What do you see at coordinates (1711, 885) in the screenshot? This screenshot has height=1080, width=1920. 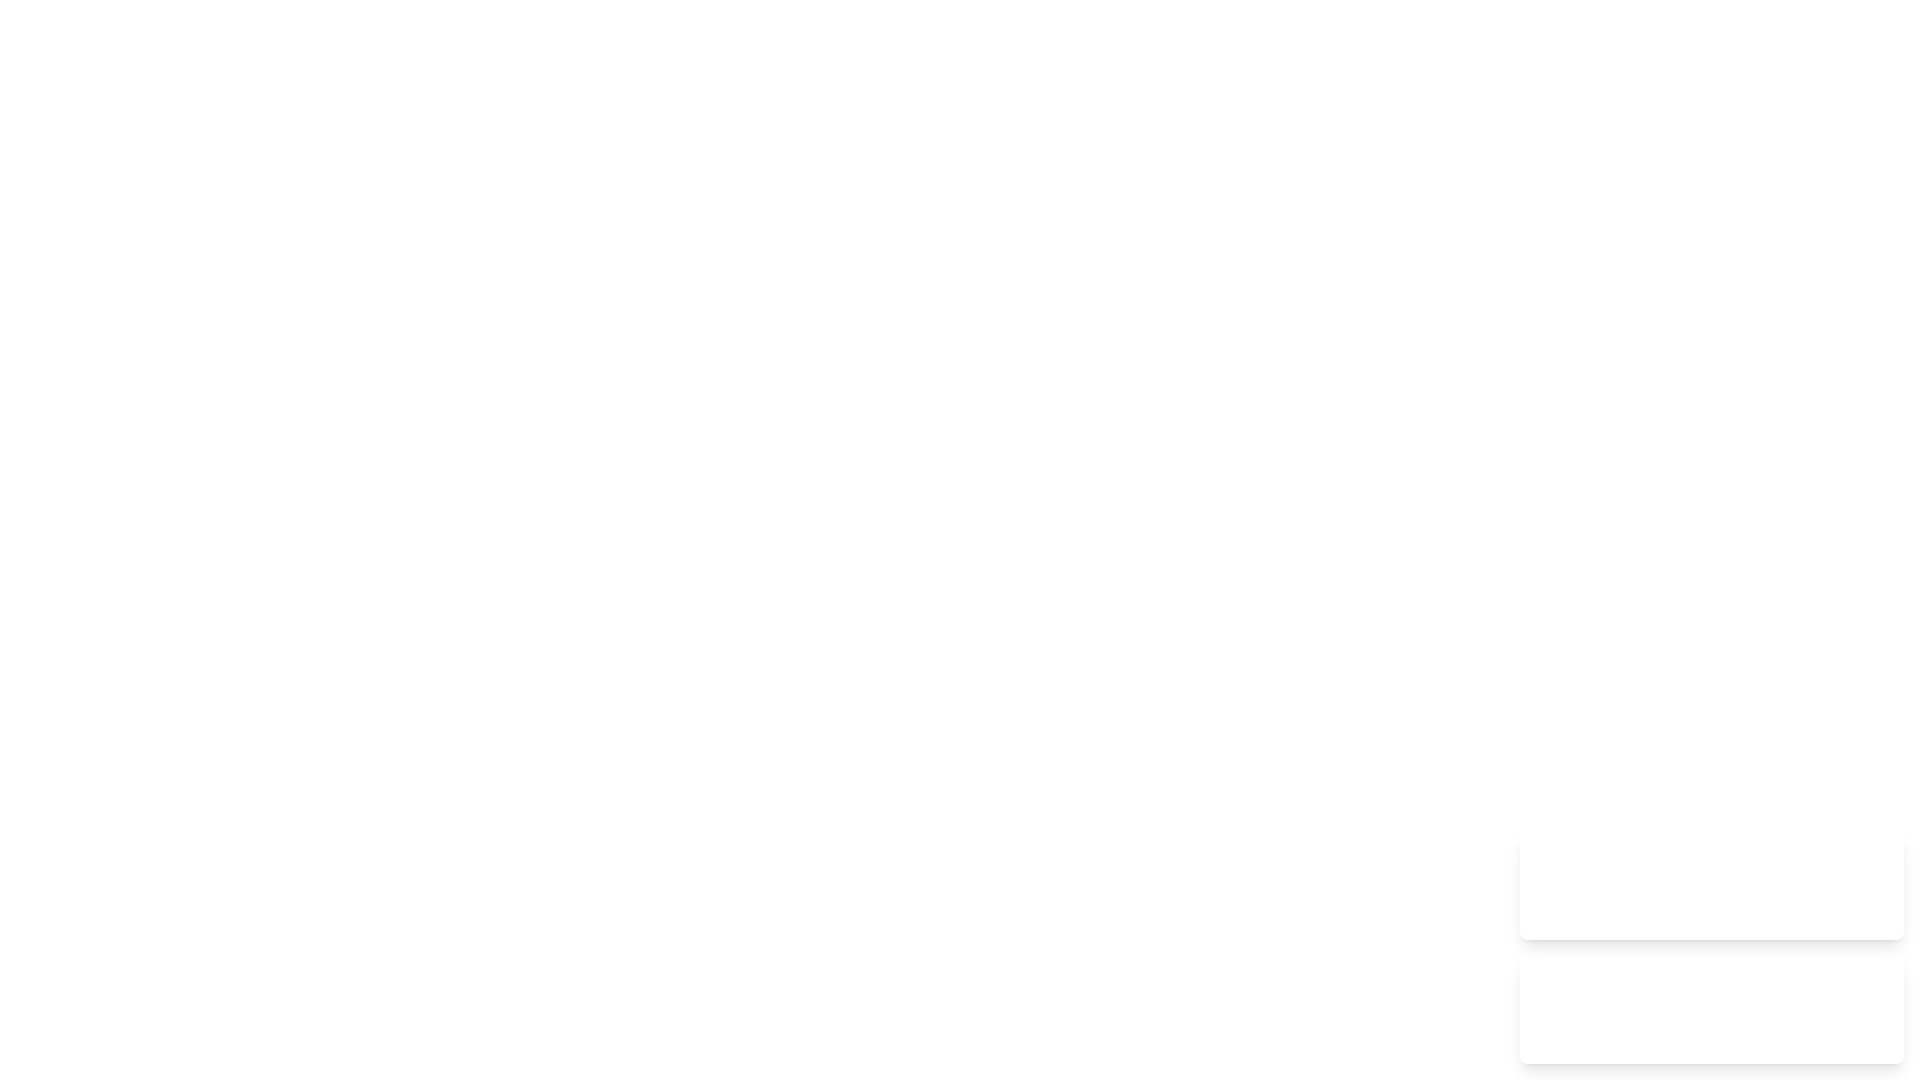 I see `the notification with the title 'Submission Completed'` at bounding box center [1711, 885].